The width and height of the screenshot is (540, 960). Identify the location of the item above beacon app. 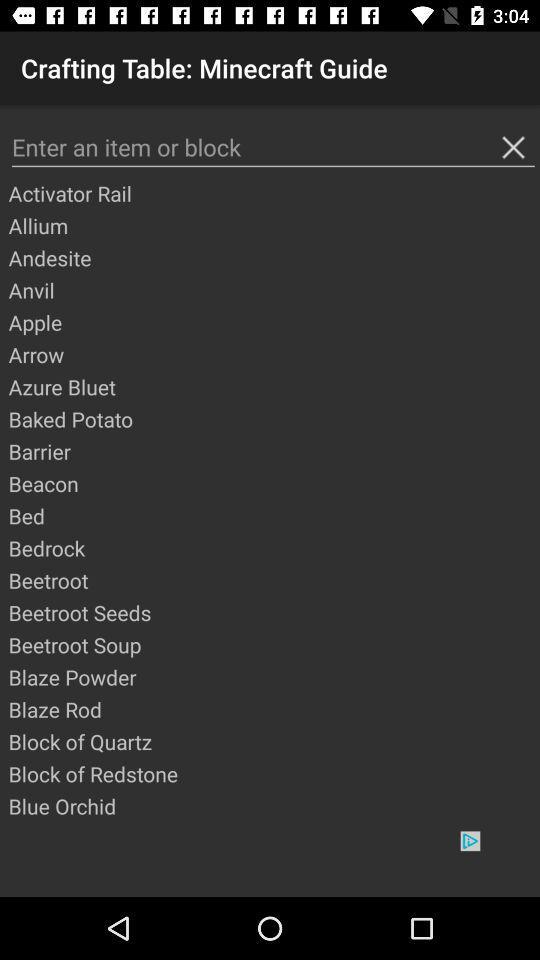
(272, 451).